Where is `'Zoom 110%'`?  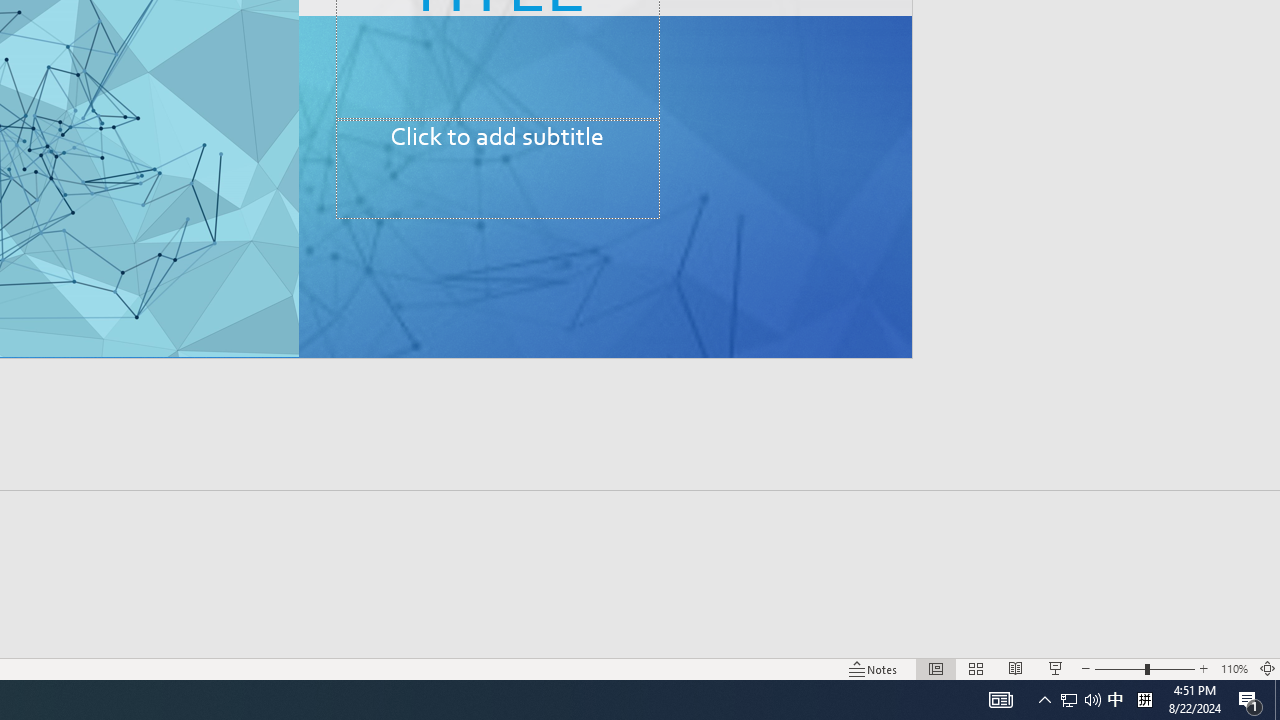 'Zoom 110%' is located at coordinates (1233, 669).